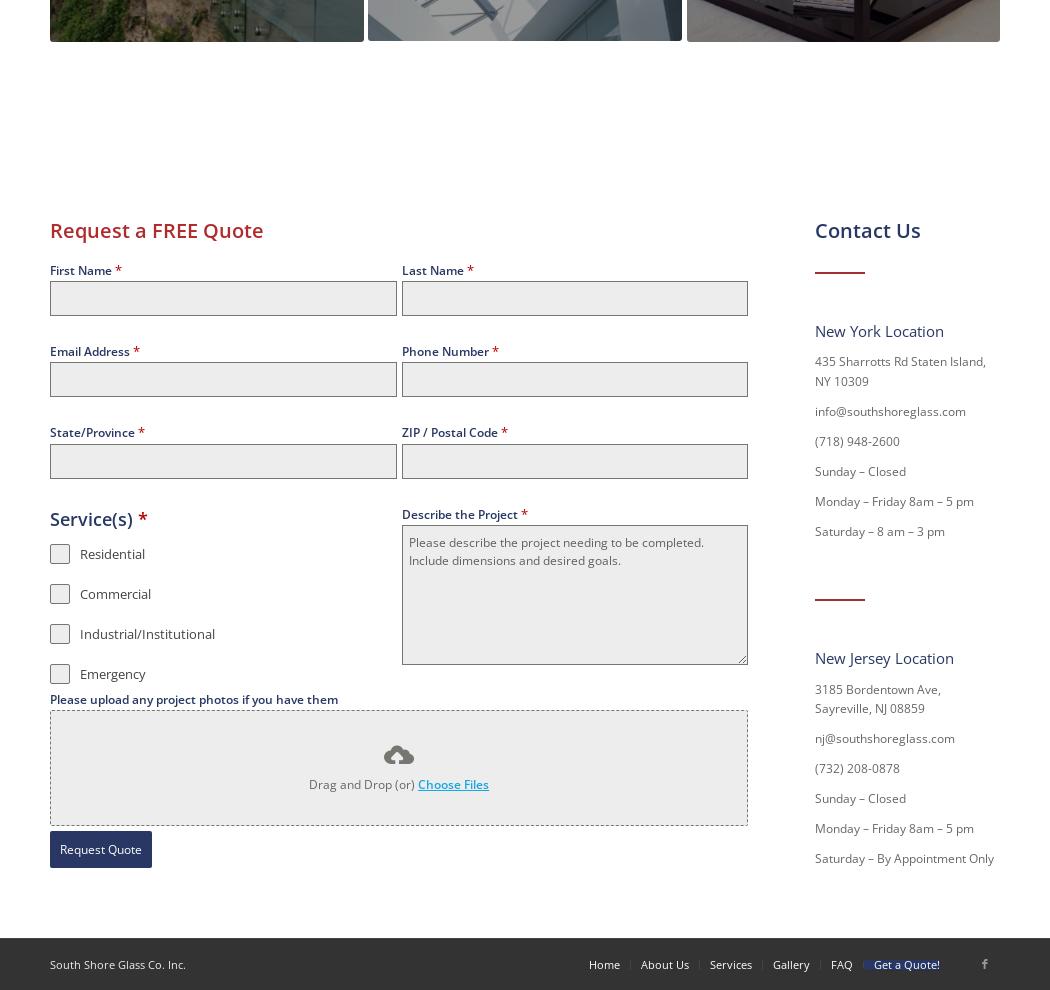  I want to click on 'New York Location', so click(878, 328).